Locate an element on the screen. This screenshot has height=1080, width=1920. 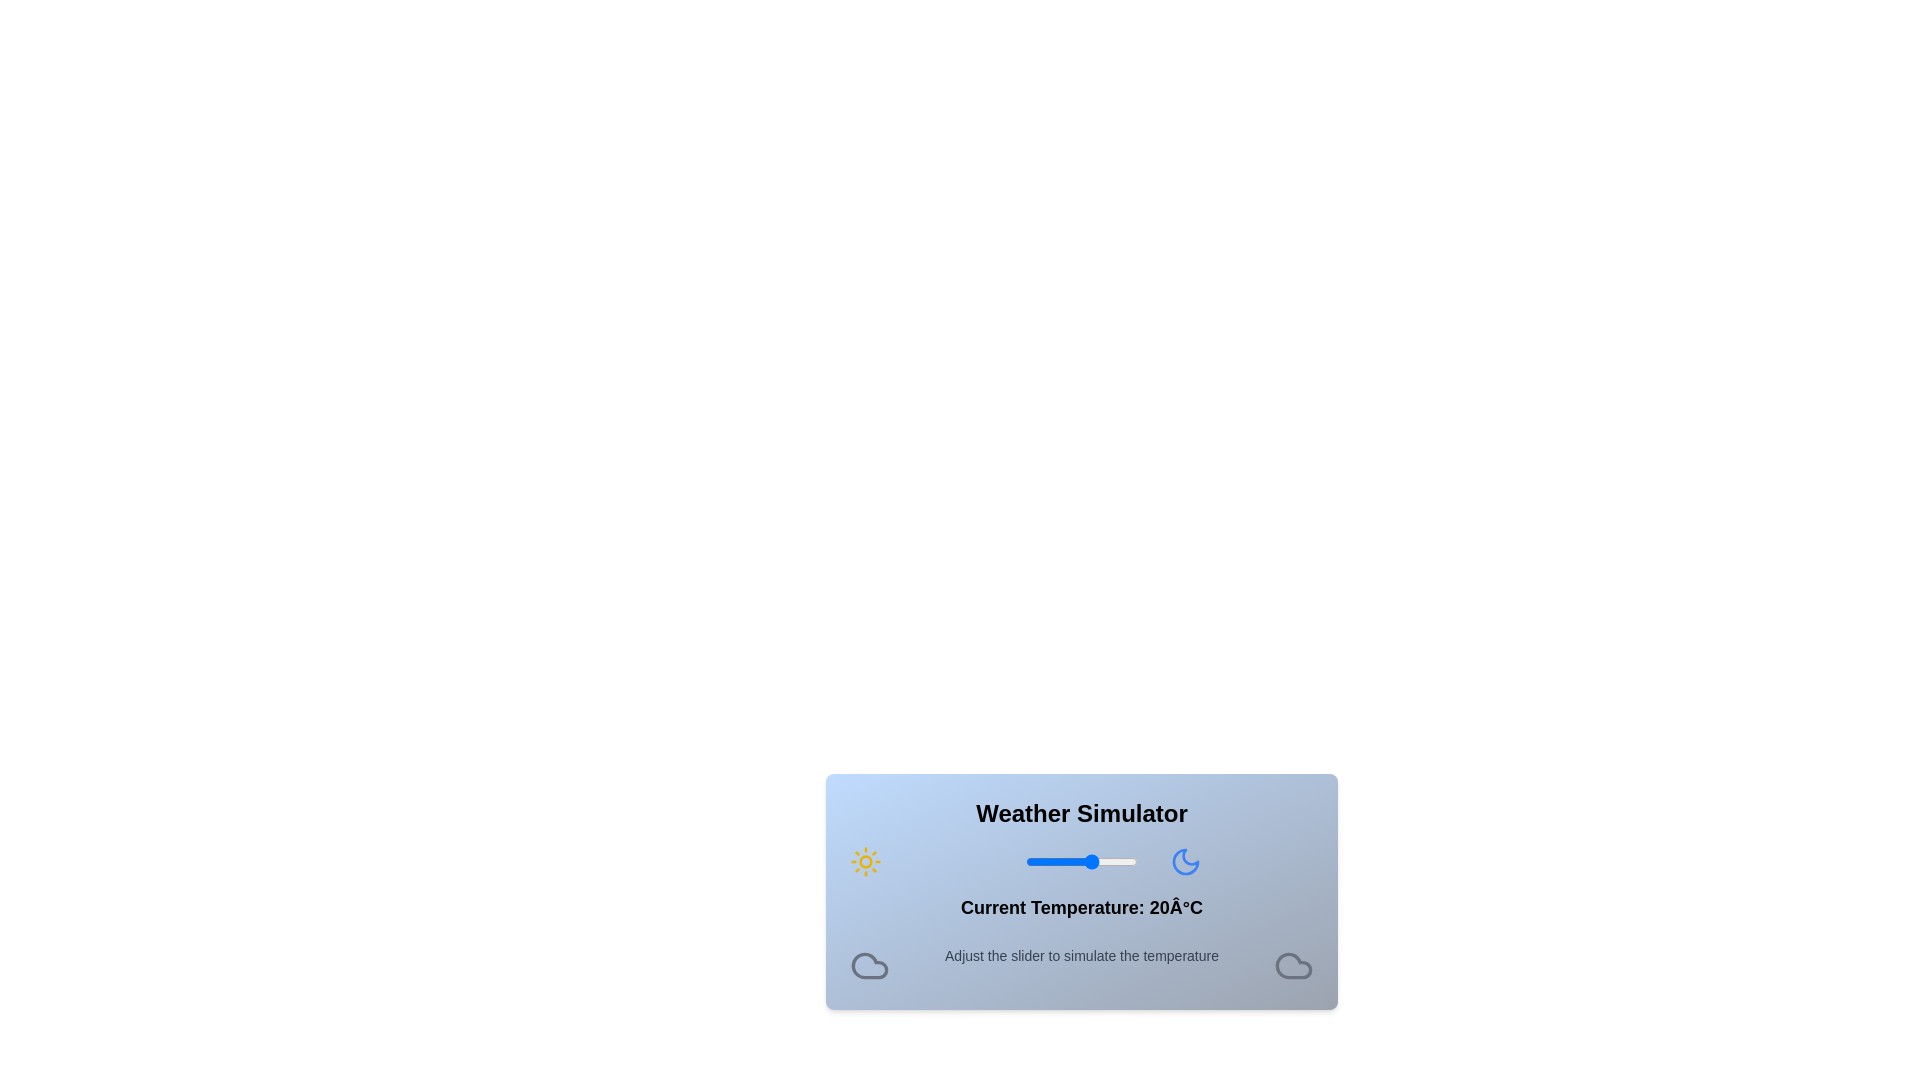
the temperature slider to set the temperature to 29 degrees Celsius is located at coordinates (1112, 860).